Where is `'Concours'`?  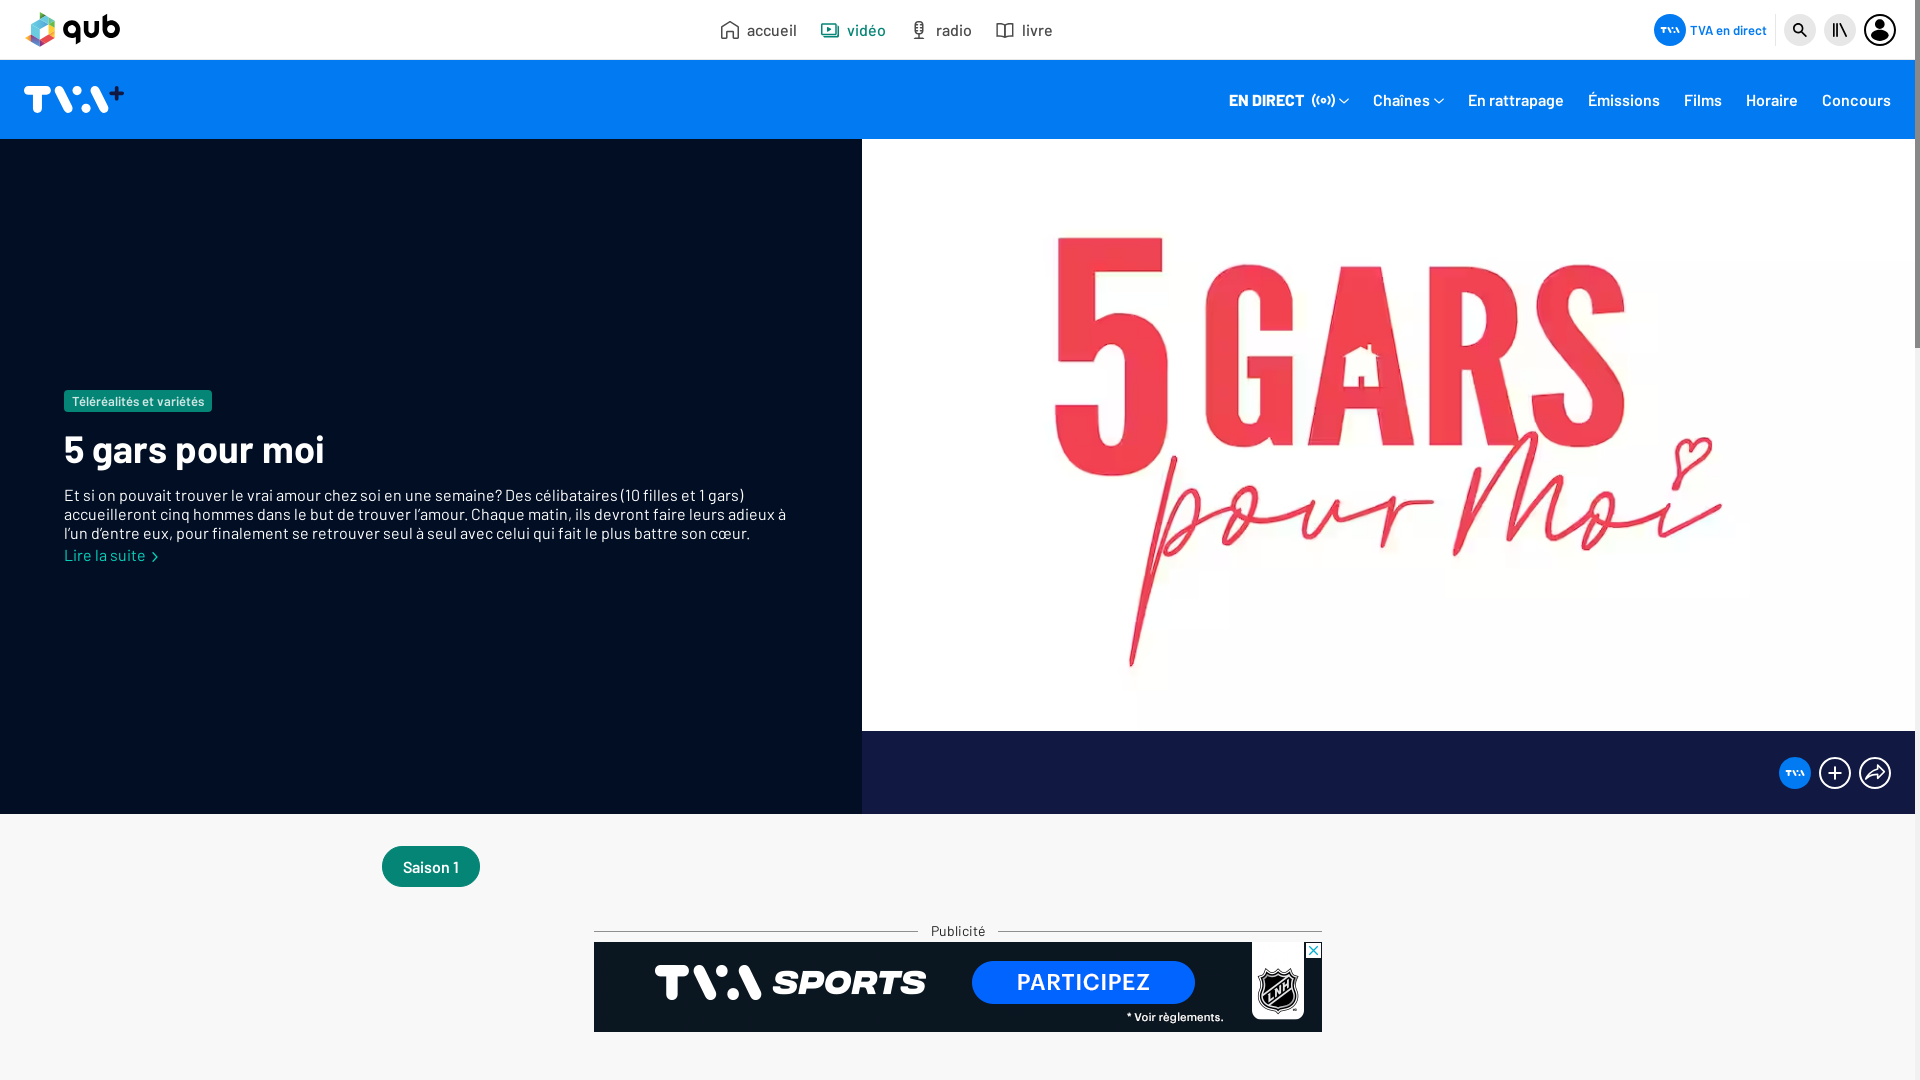
'Concours' is located at coordinates (1855, 101).